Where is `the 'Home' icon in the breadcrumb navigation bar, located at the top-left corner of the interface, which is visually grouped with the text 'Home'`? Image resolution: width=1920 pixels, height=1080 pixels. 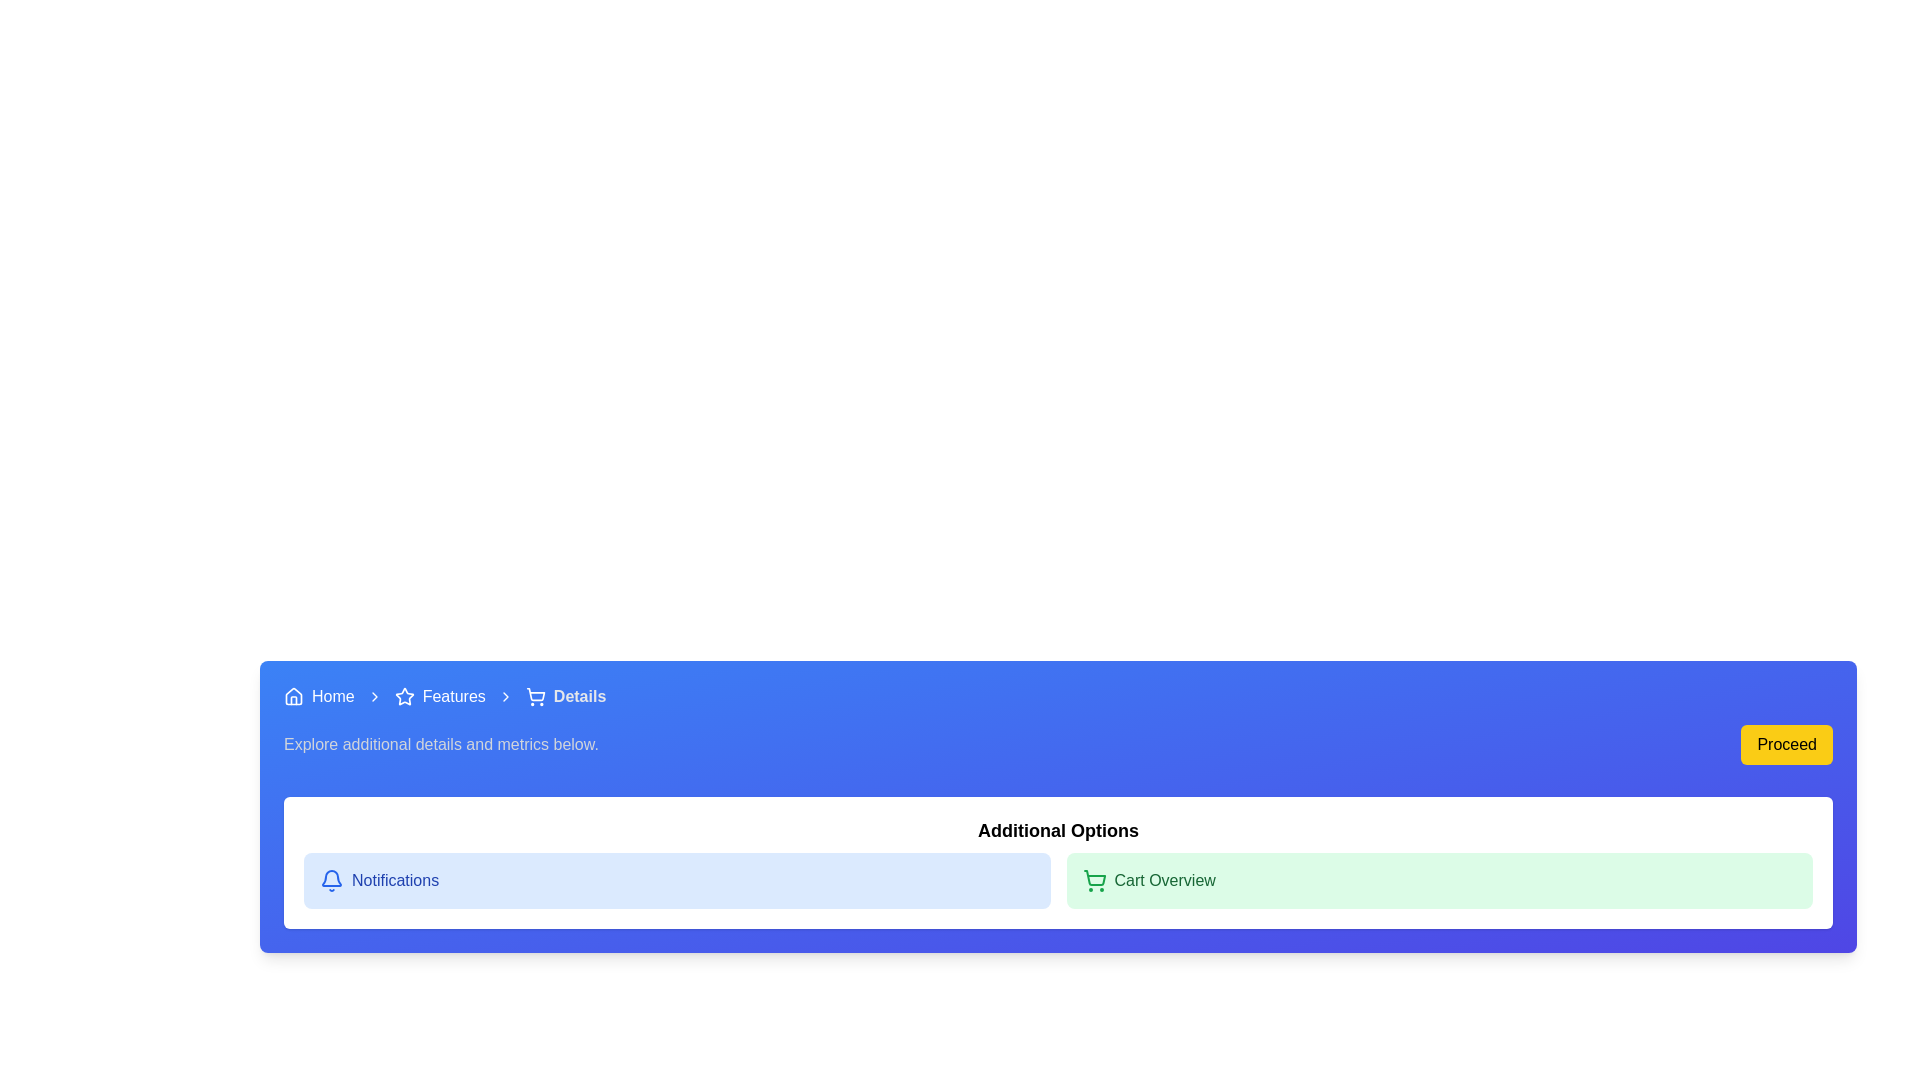 the 'Home' icon in the breadcrumb navigation bar, located at the top-left corner of the interface, which is visually grouped with the text 'Home' is located at coordinates (292, 696).